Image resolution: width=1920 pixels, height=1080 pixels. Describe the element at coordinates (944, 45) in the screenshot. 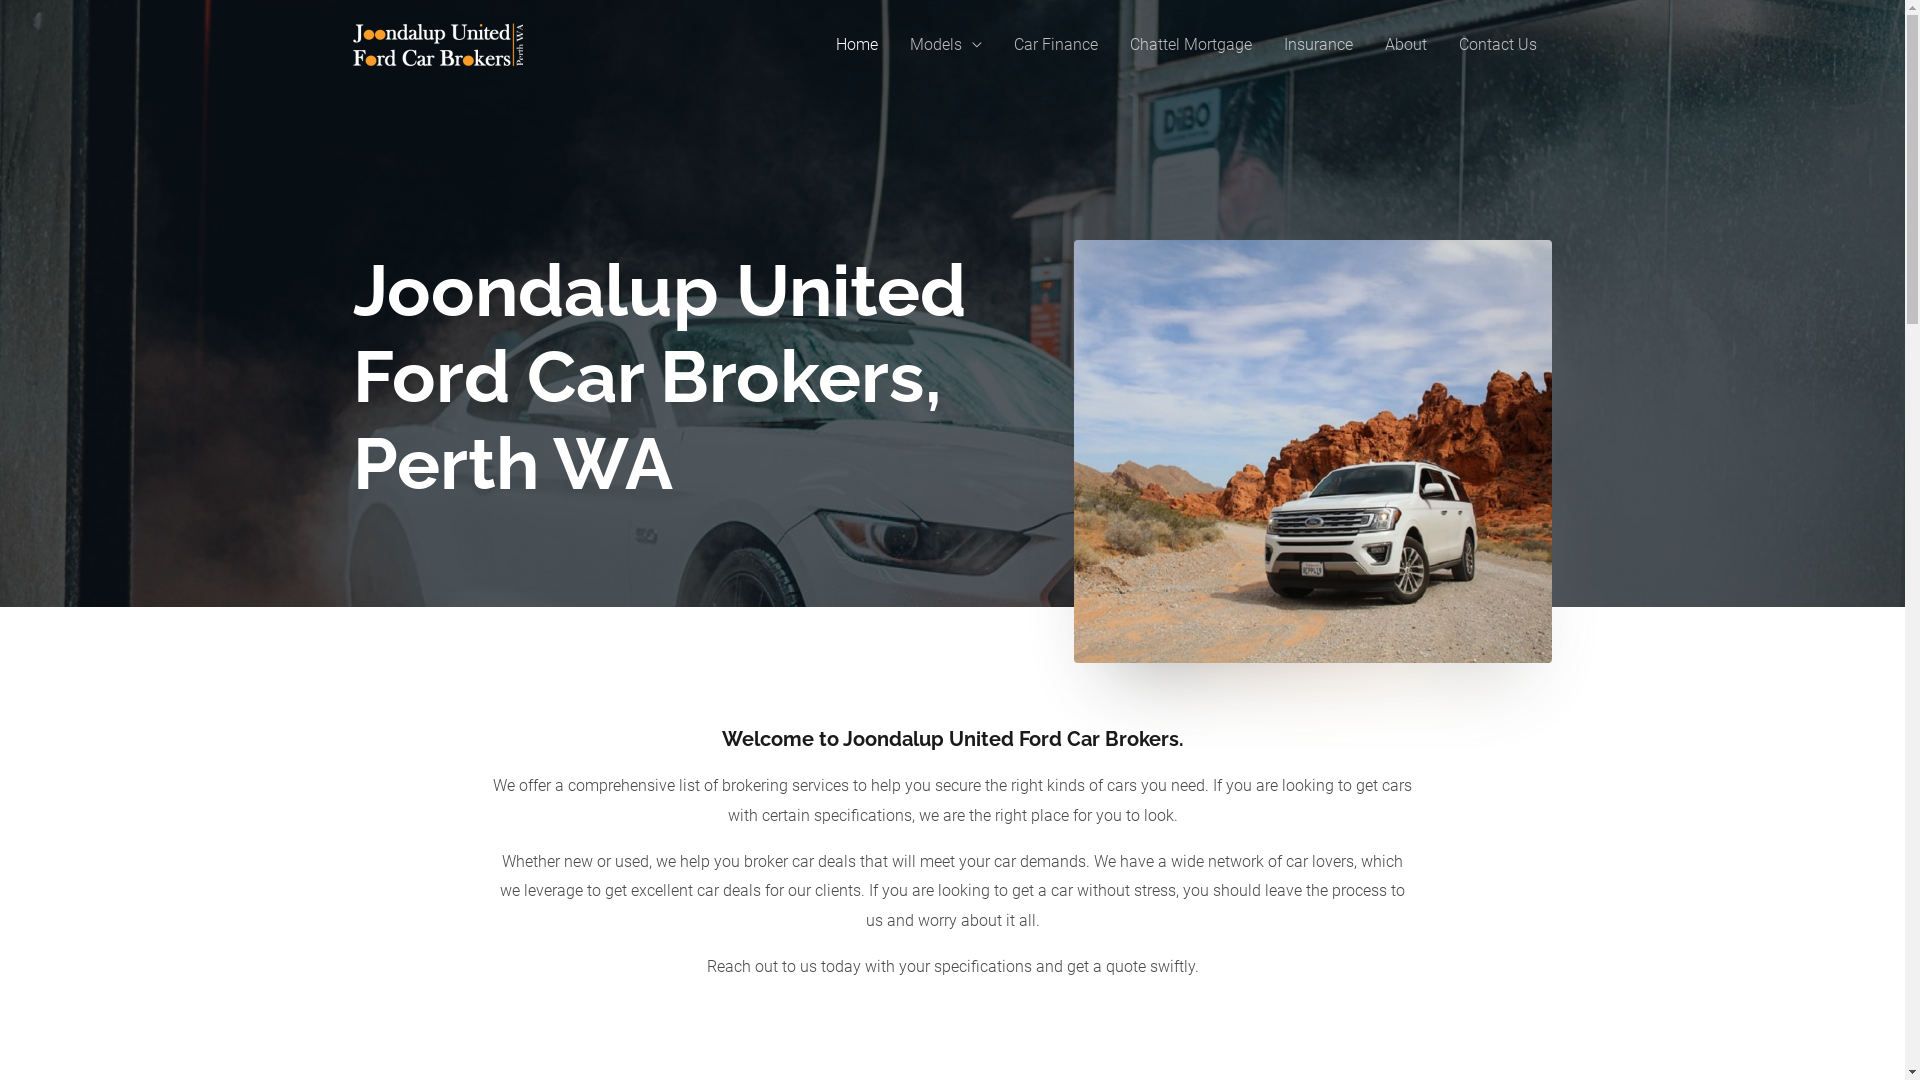

I see `'Models'` at that location.